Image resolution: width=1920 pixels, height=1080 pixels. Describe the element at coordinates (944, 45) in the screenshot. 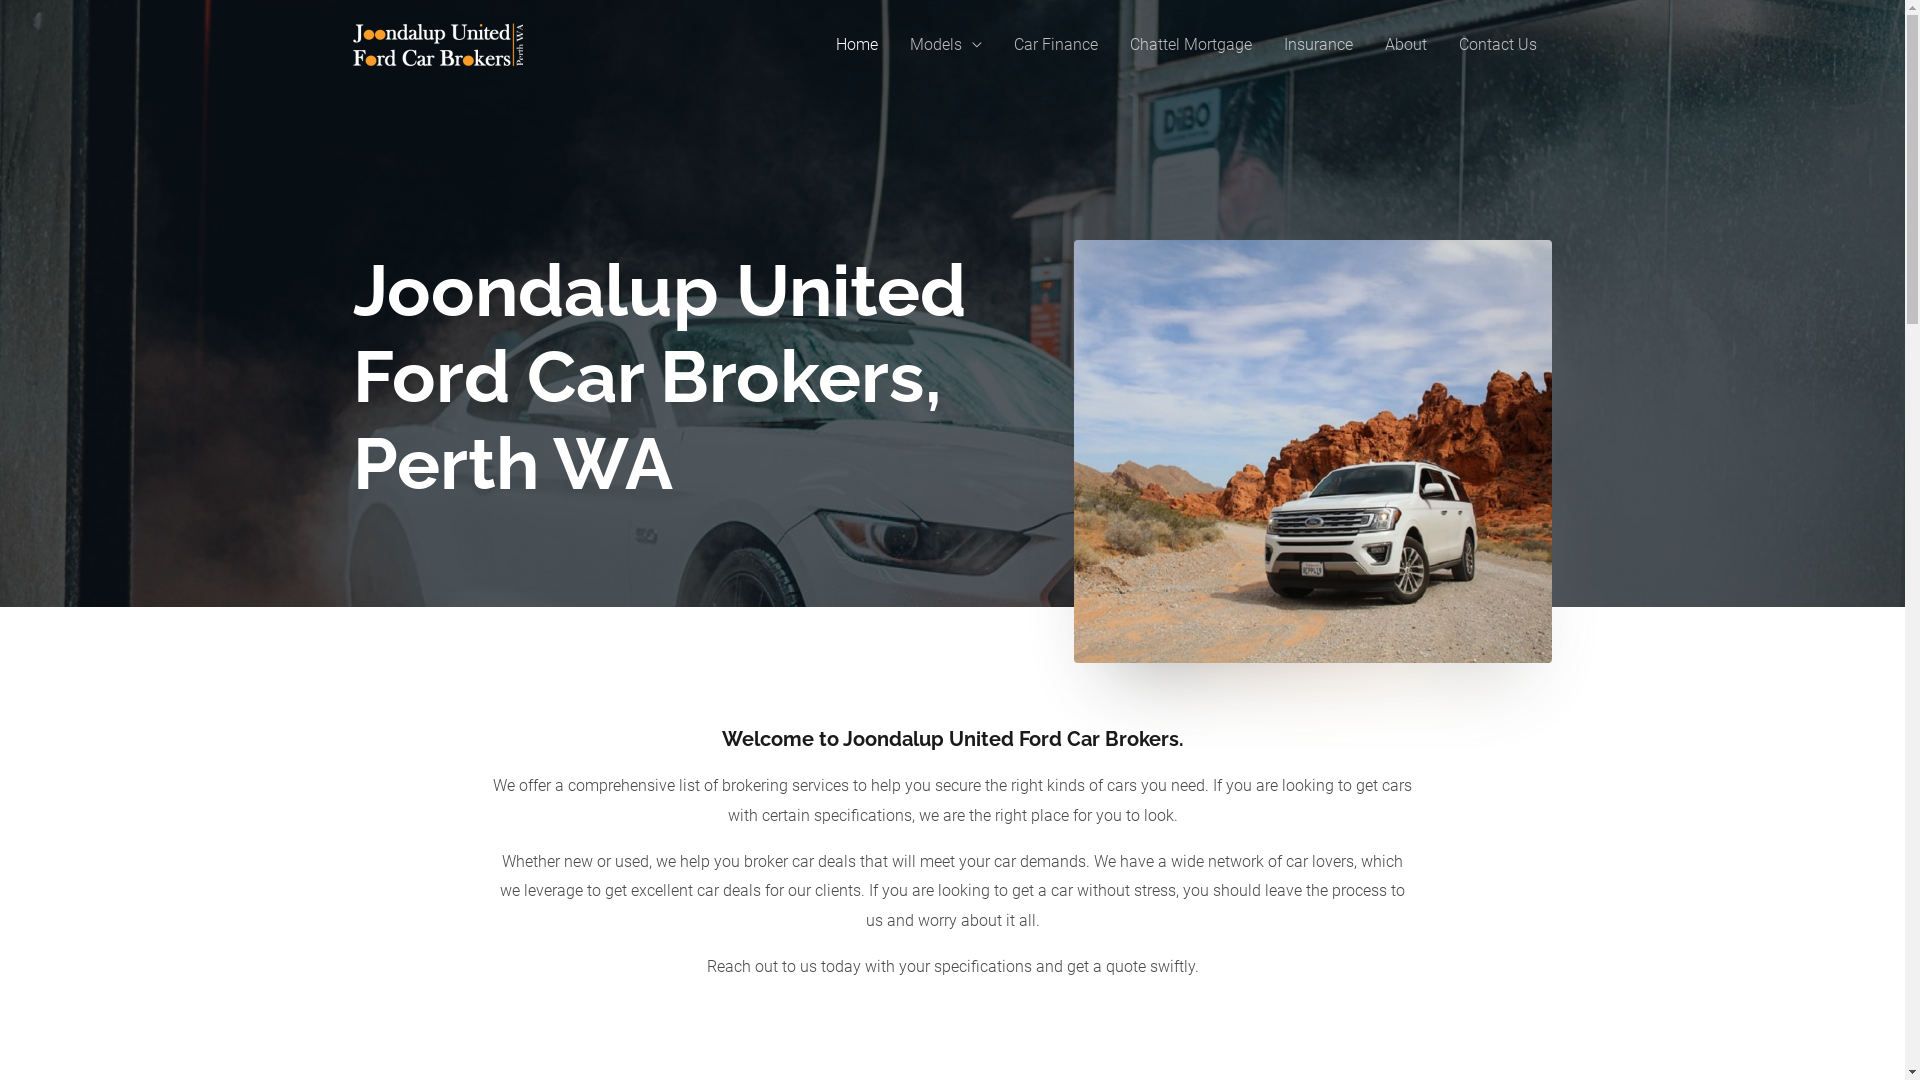

I see `'Models'` at that location.